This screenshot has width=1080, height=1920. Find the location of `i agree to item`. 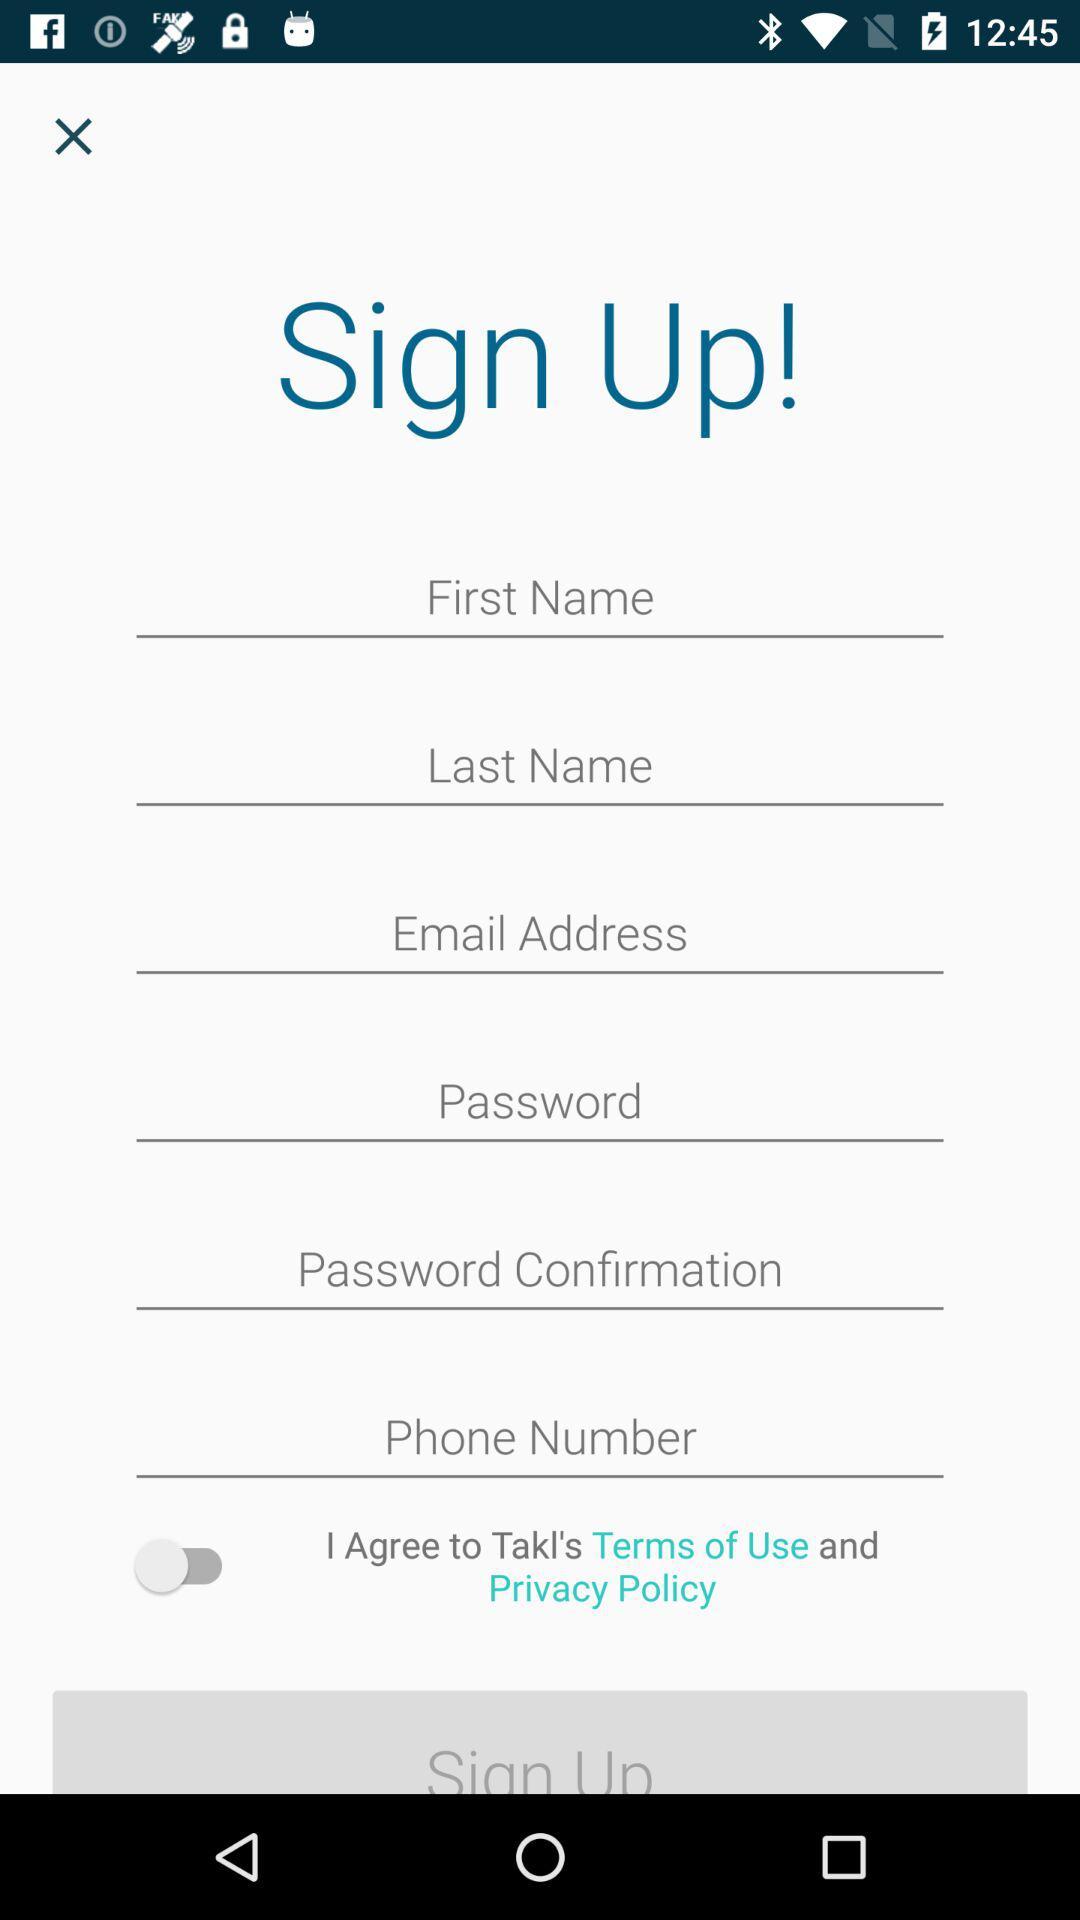

i agree to item is located at coordinates (601, 1564).